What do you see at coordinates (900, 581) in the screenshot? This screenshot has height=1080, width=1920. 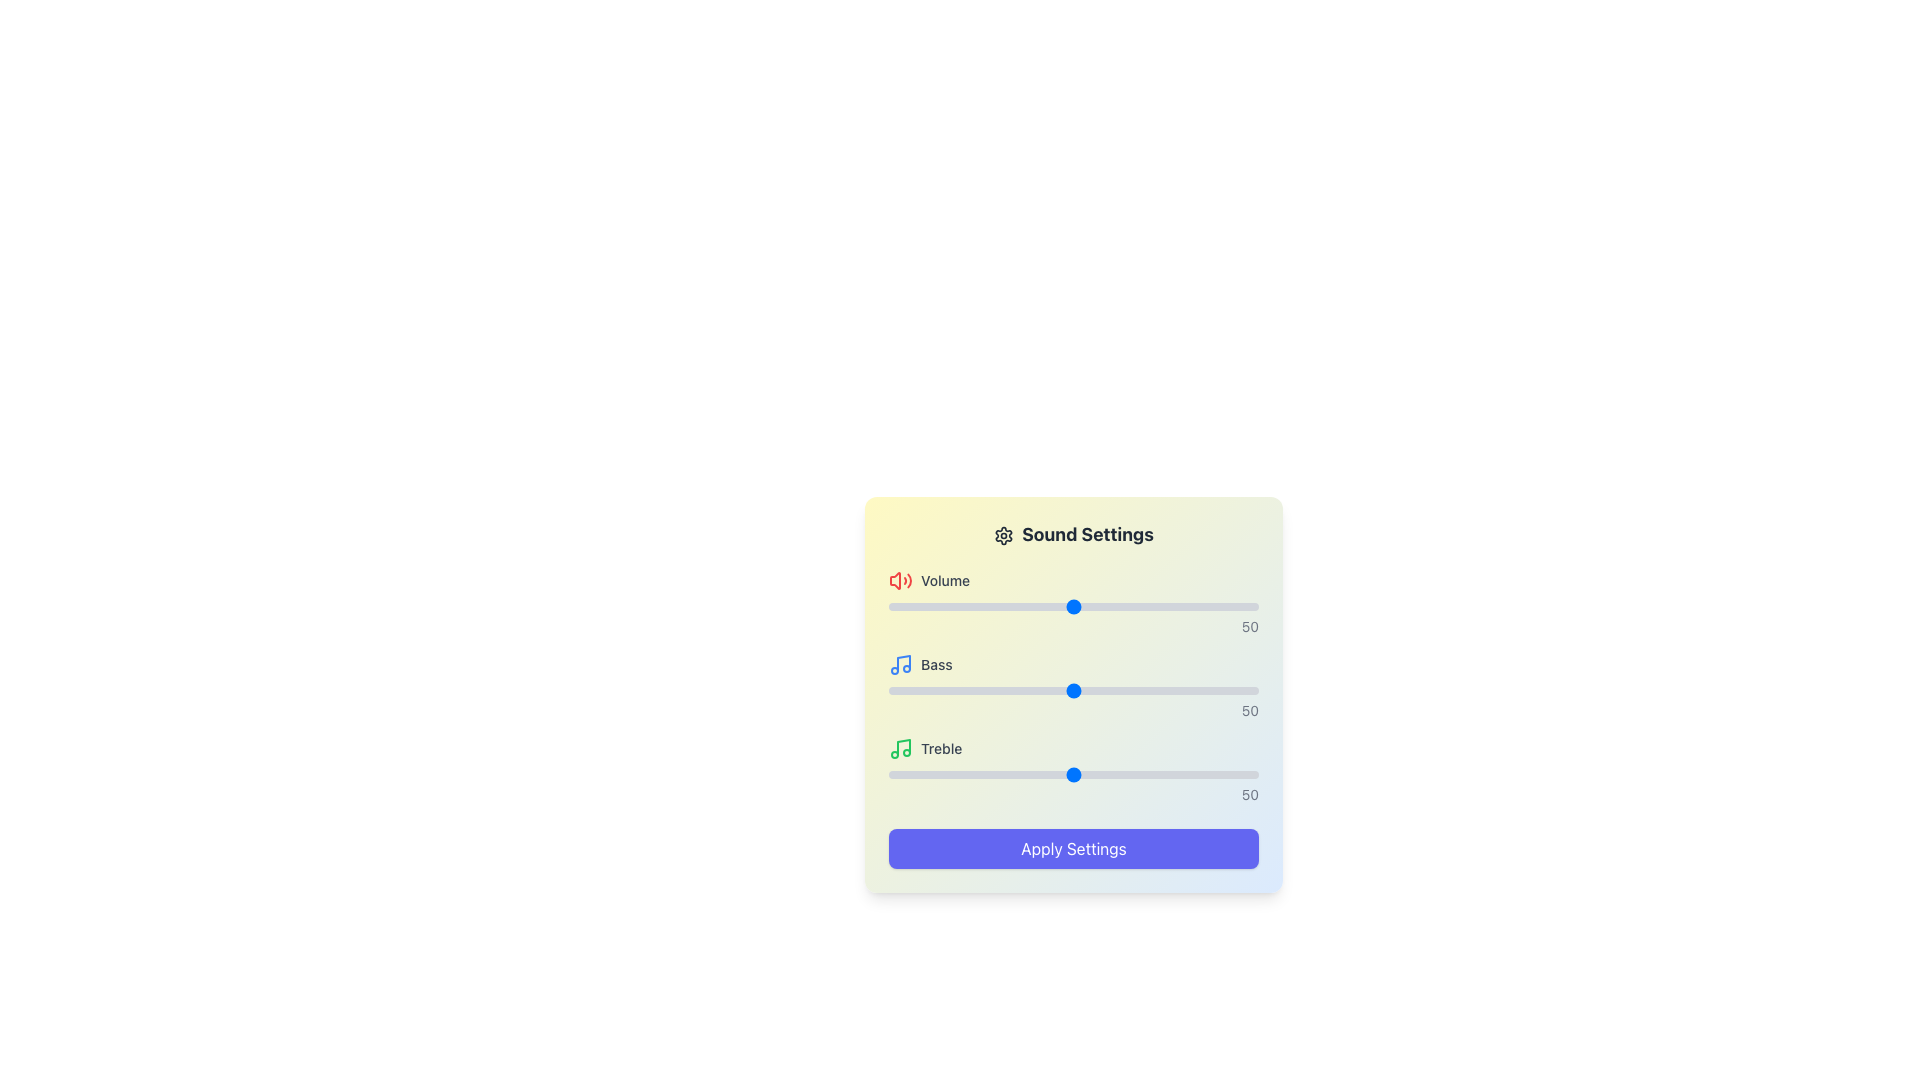 I see `the loudspeaker icon with sound waves, which is red in color and located next to the label 'Volume' in the sound settings section` at bounding box center [900, 581].